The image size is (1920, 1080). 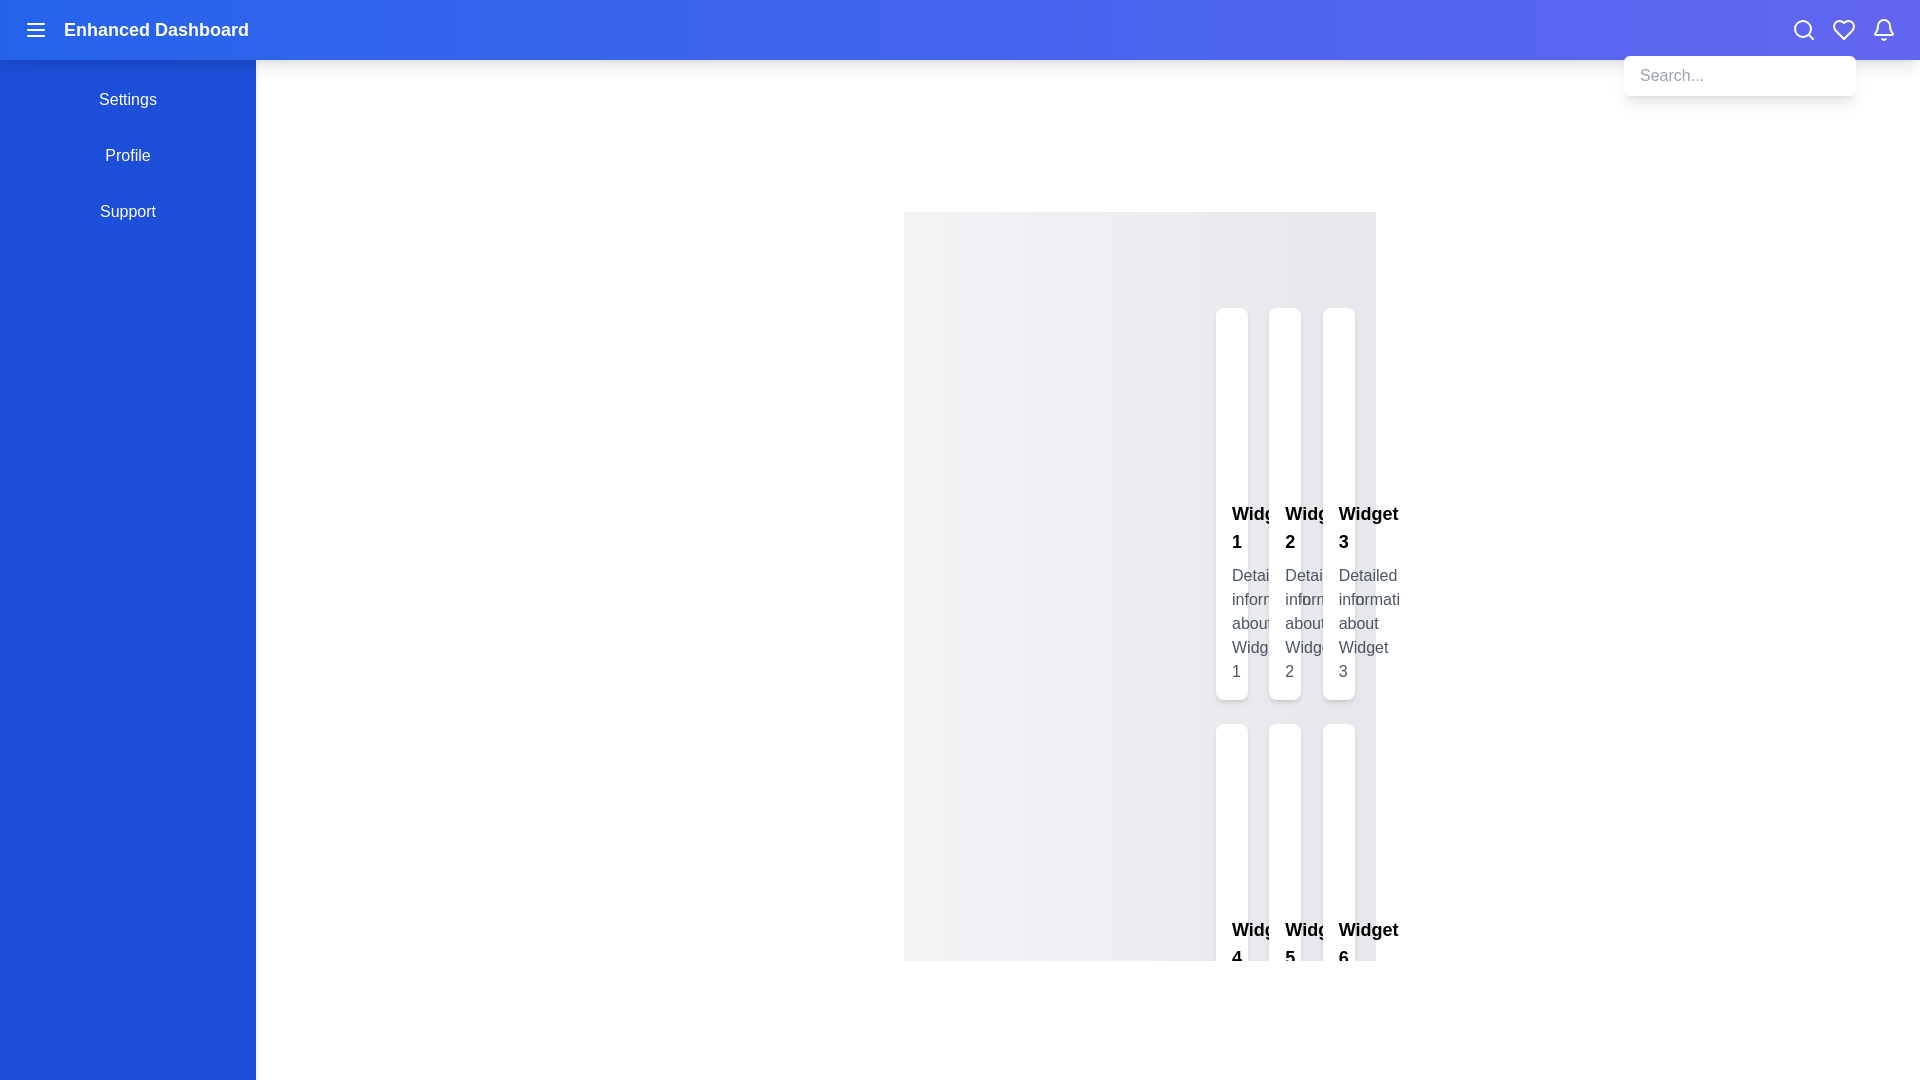 What do you see at coordinates (127, 212) in the screenshot?
I see `the 'Support' button, which is a rectangular button with white text on a blue background, located in the sidebar below the 'Profile' button` at bounding box center [127, 212].